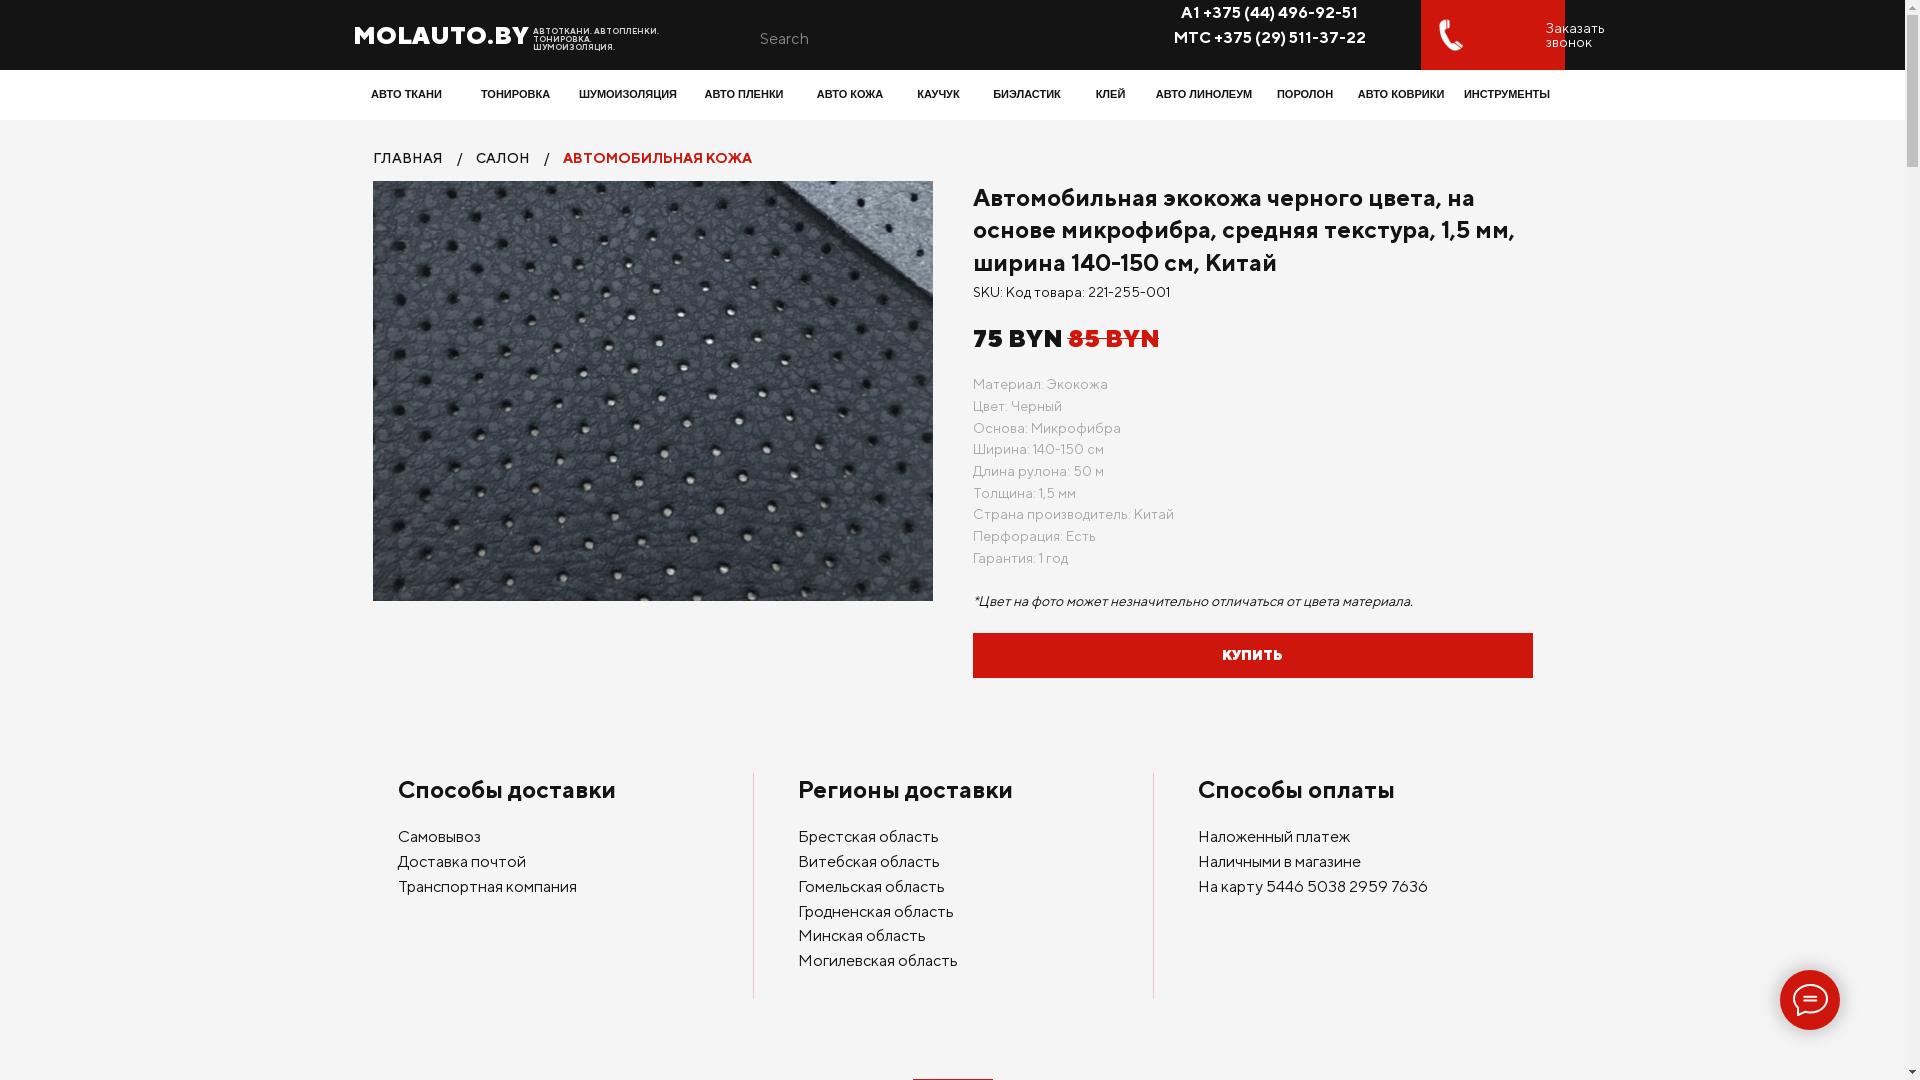  I want to click on 'MOLAUTO.BY', so click(439, 34).